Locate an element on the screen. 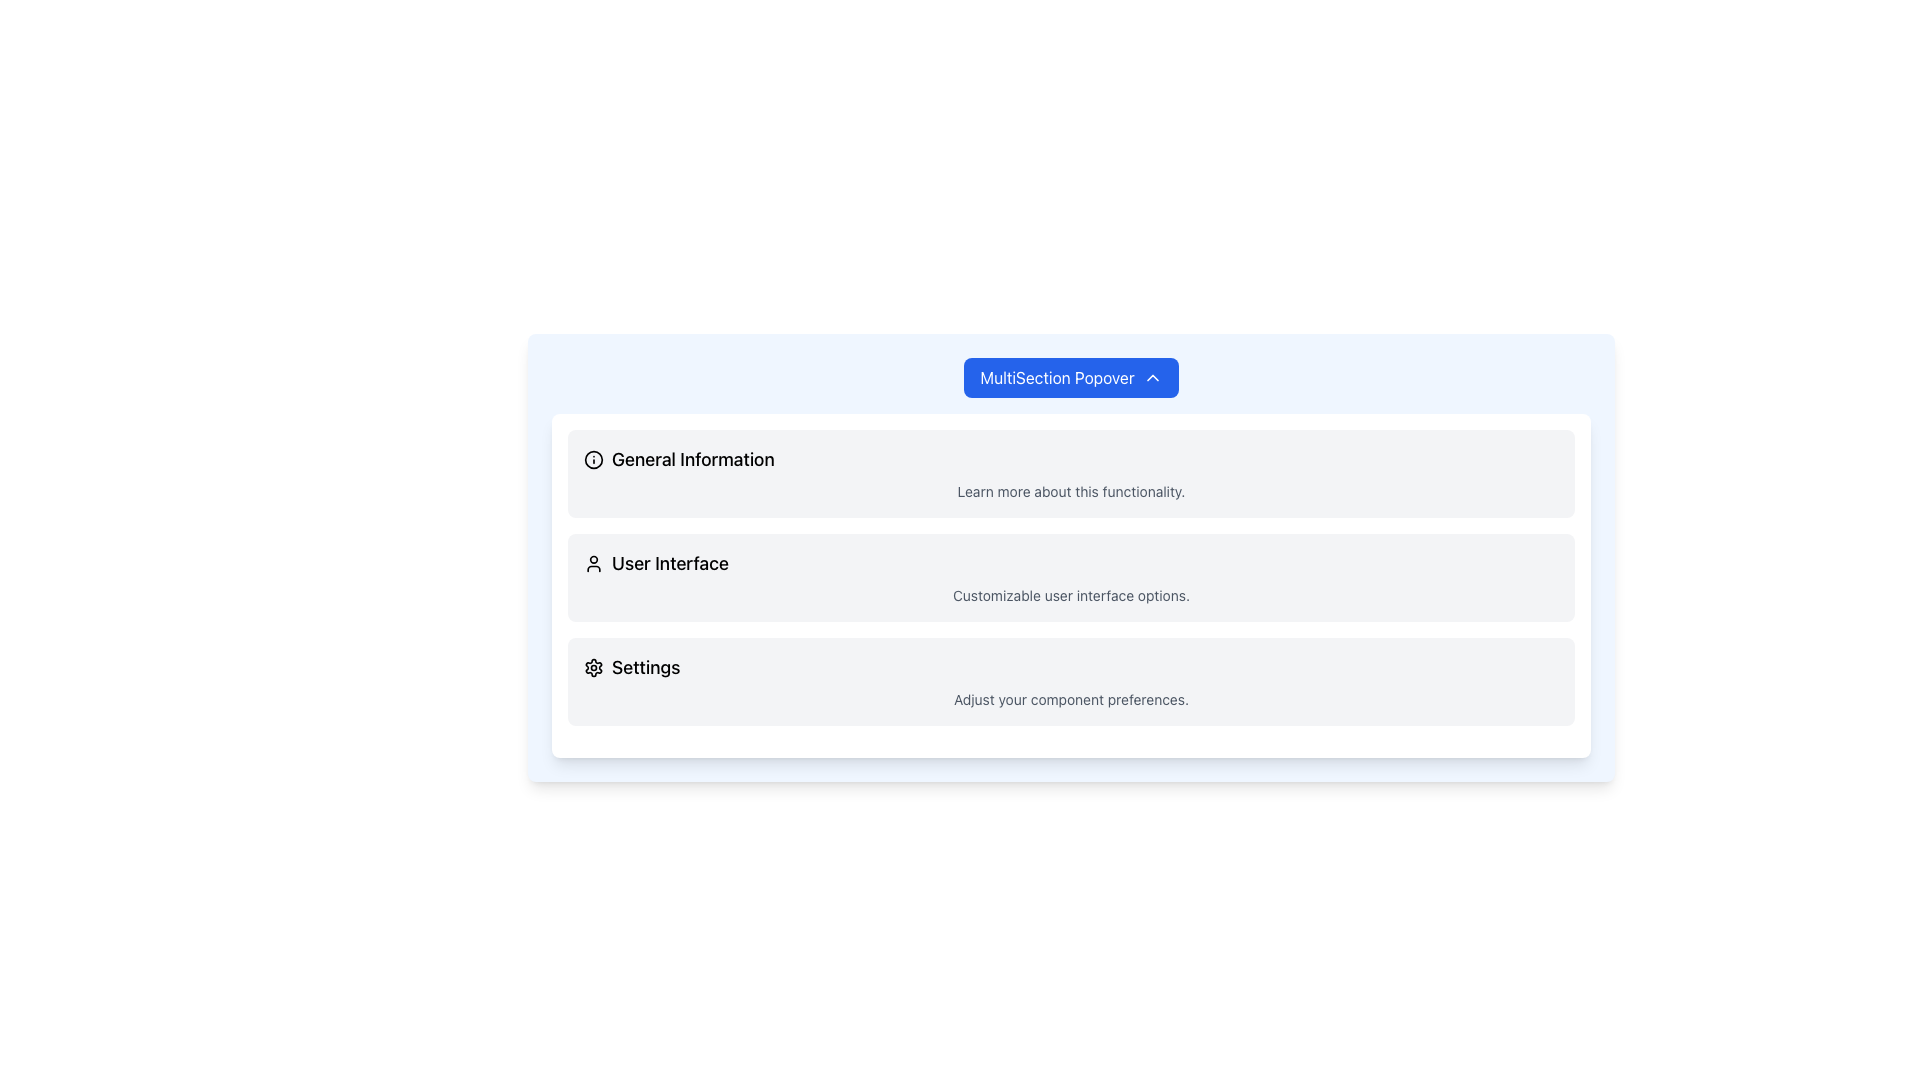  the outer cog of the settings icon located in the bottom row labeled 'Settings' within the popover menu is located at coordinates (593, 667).